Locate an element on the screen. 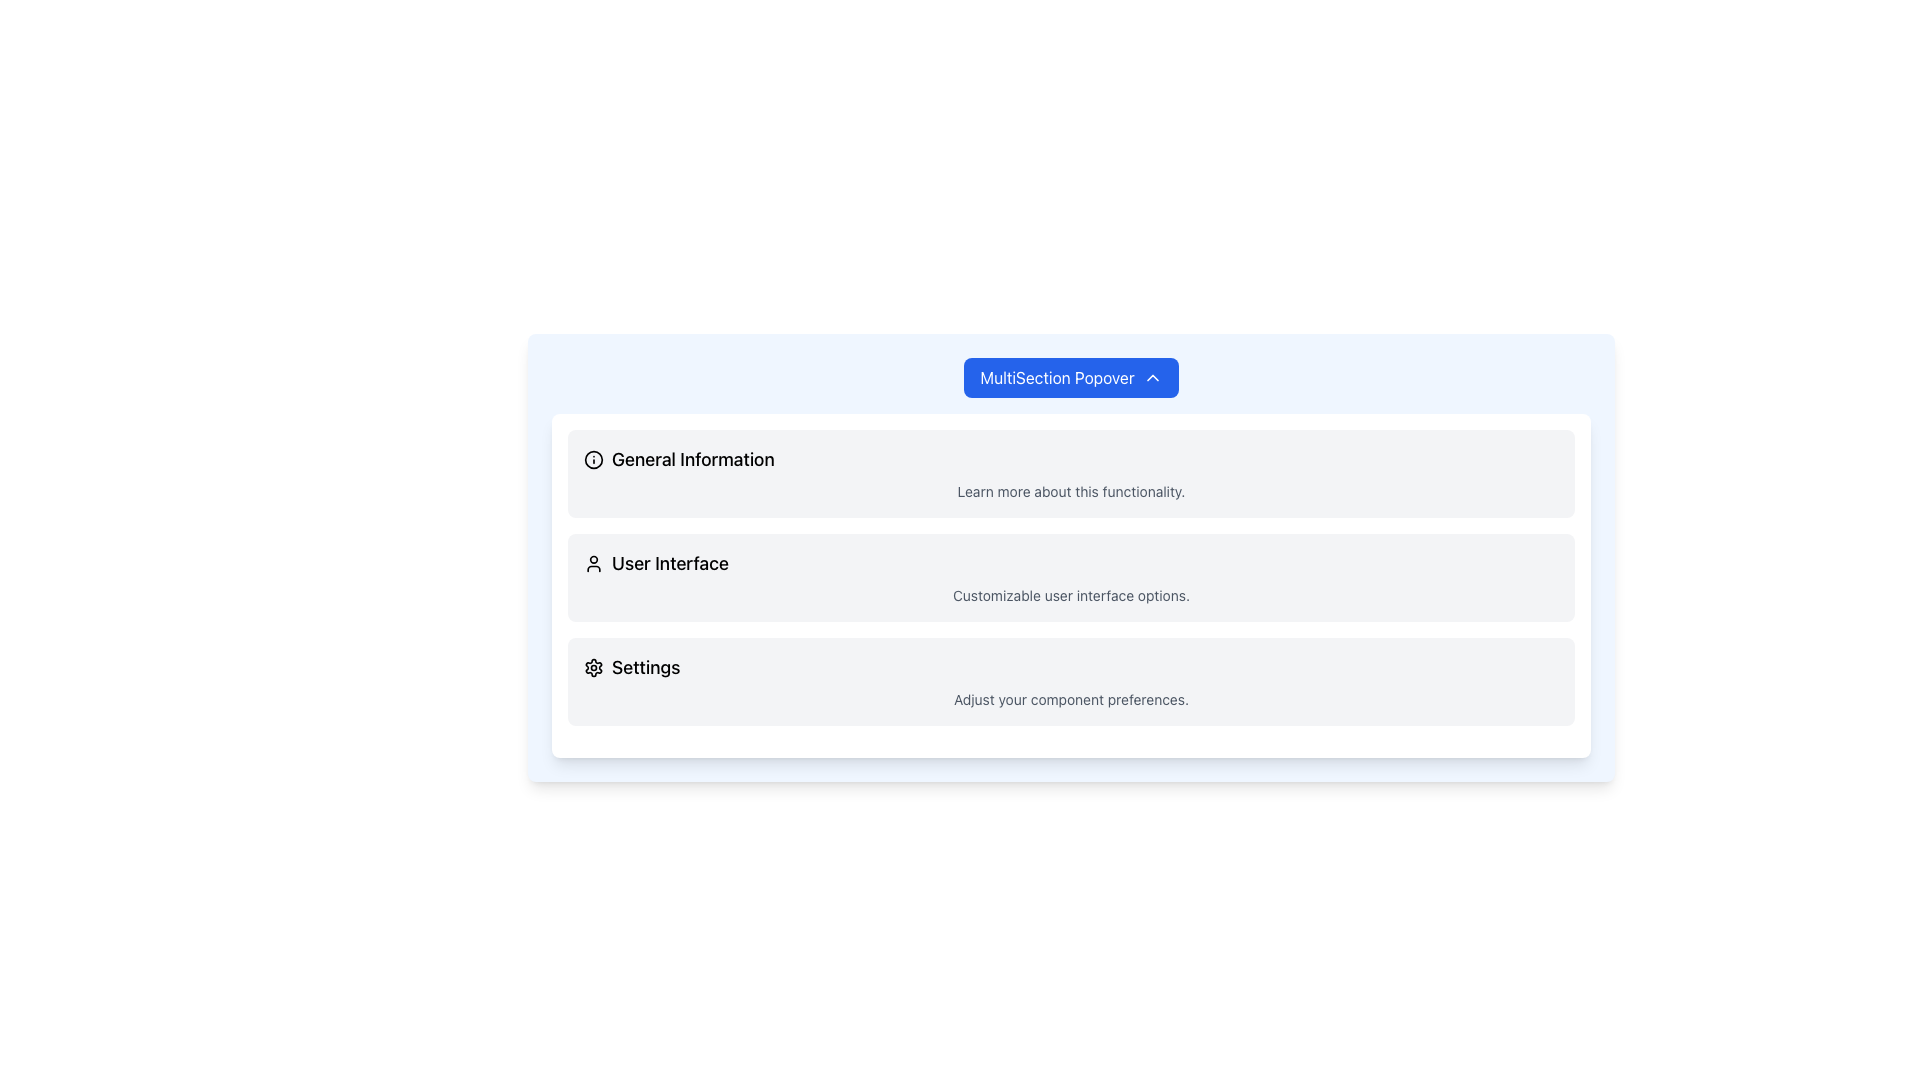  the outer cog of the settings icon located in the bottom row labeled 'Settings' within the popover menu is located at coordinates (593, 667).